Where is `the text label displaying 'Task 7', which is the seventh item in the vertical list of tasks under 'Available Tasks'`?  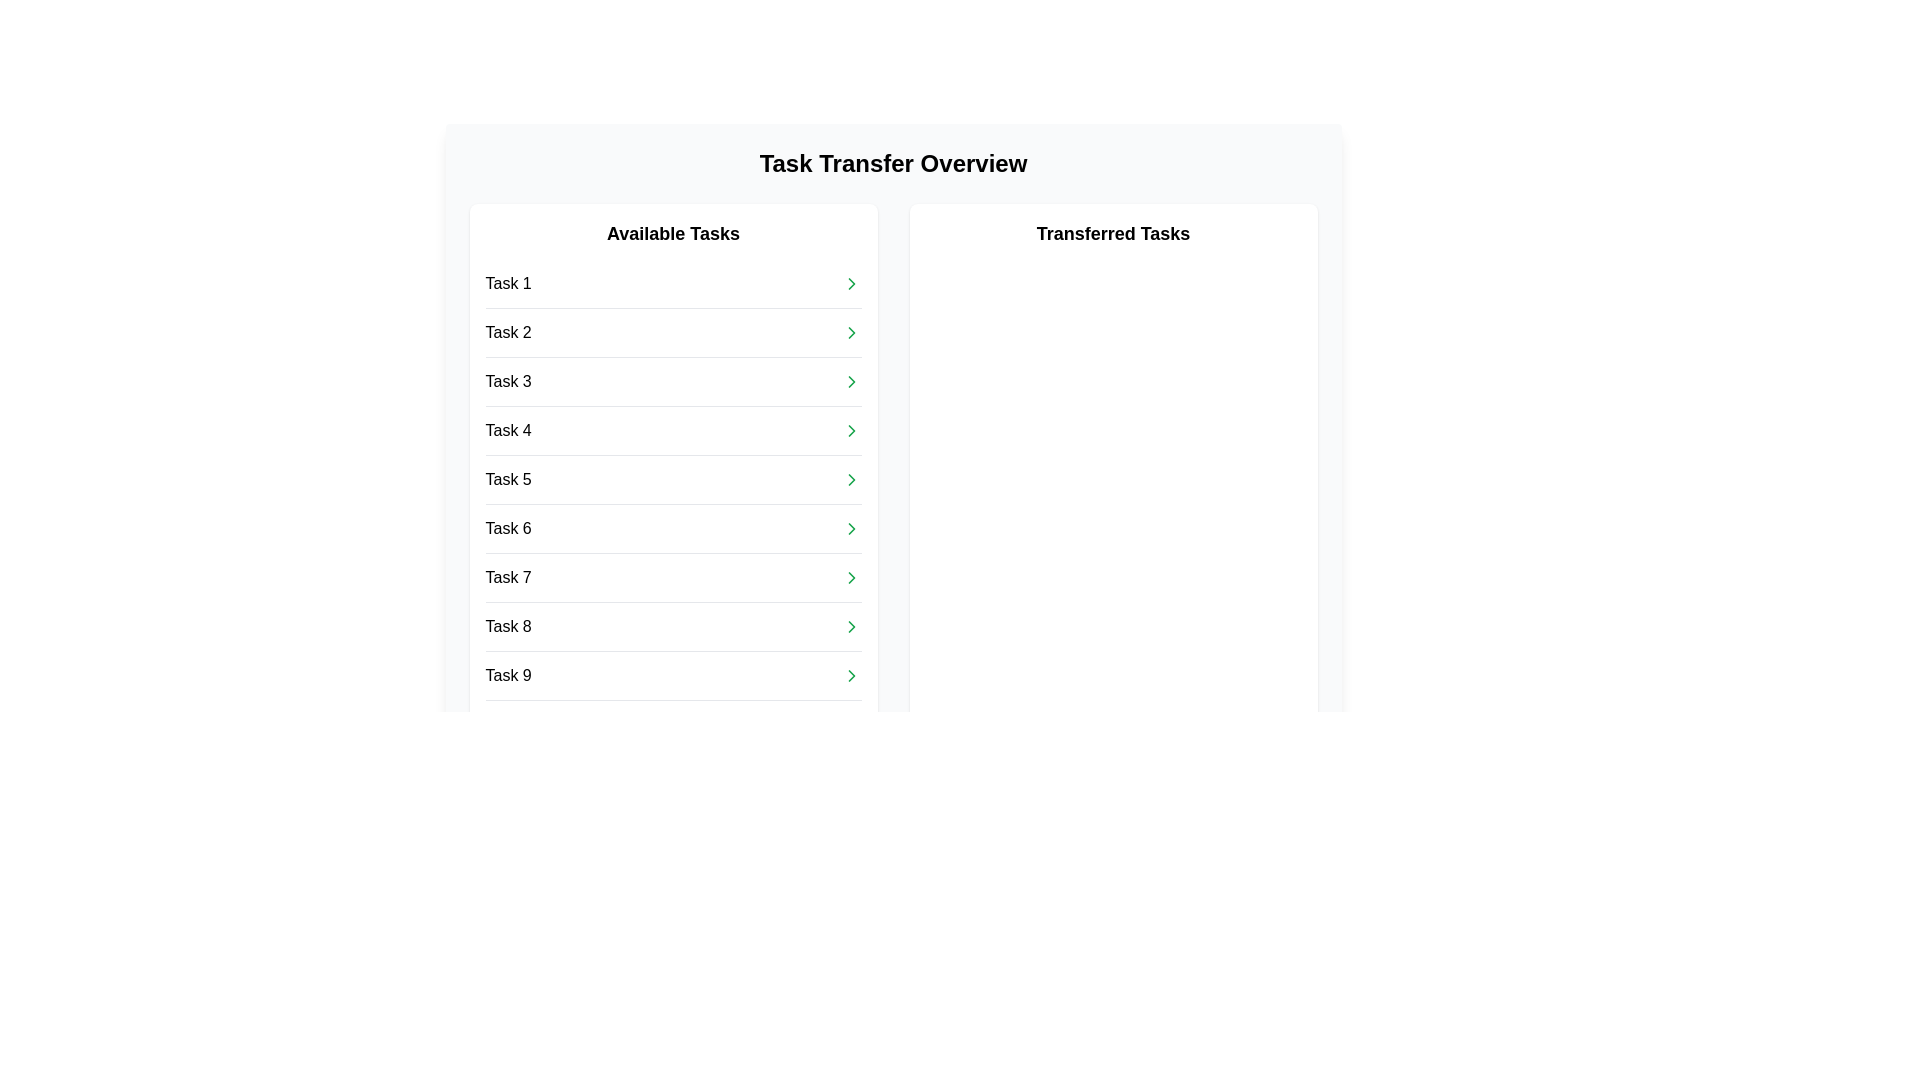 the text label displaying 'Task 7', which is the seventh item in the vertical list of tasks under 'Available Tasks' is located at coordinates (508, 578).